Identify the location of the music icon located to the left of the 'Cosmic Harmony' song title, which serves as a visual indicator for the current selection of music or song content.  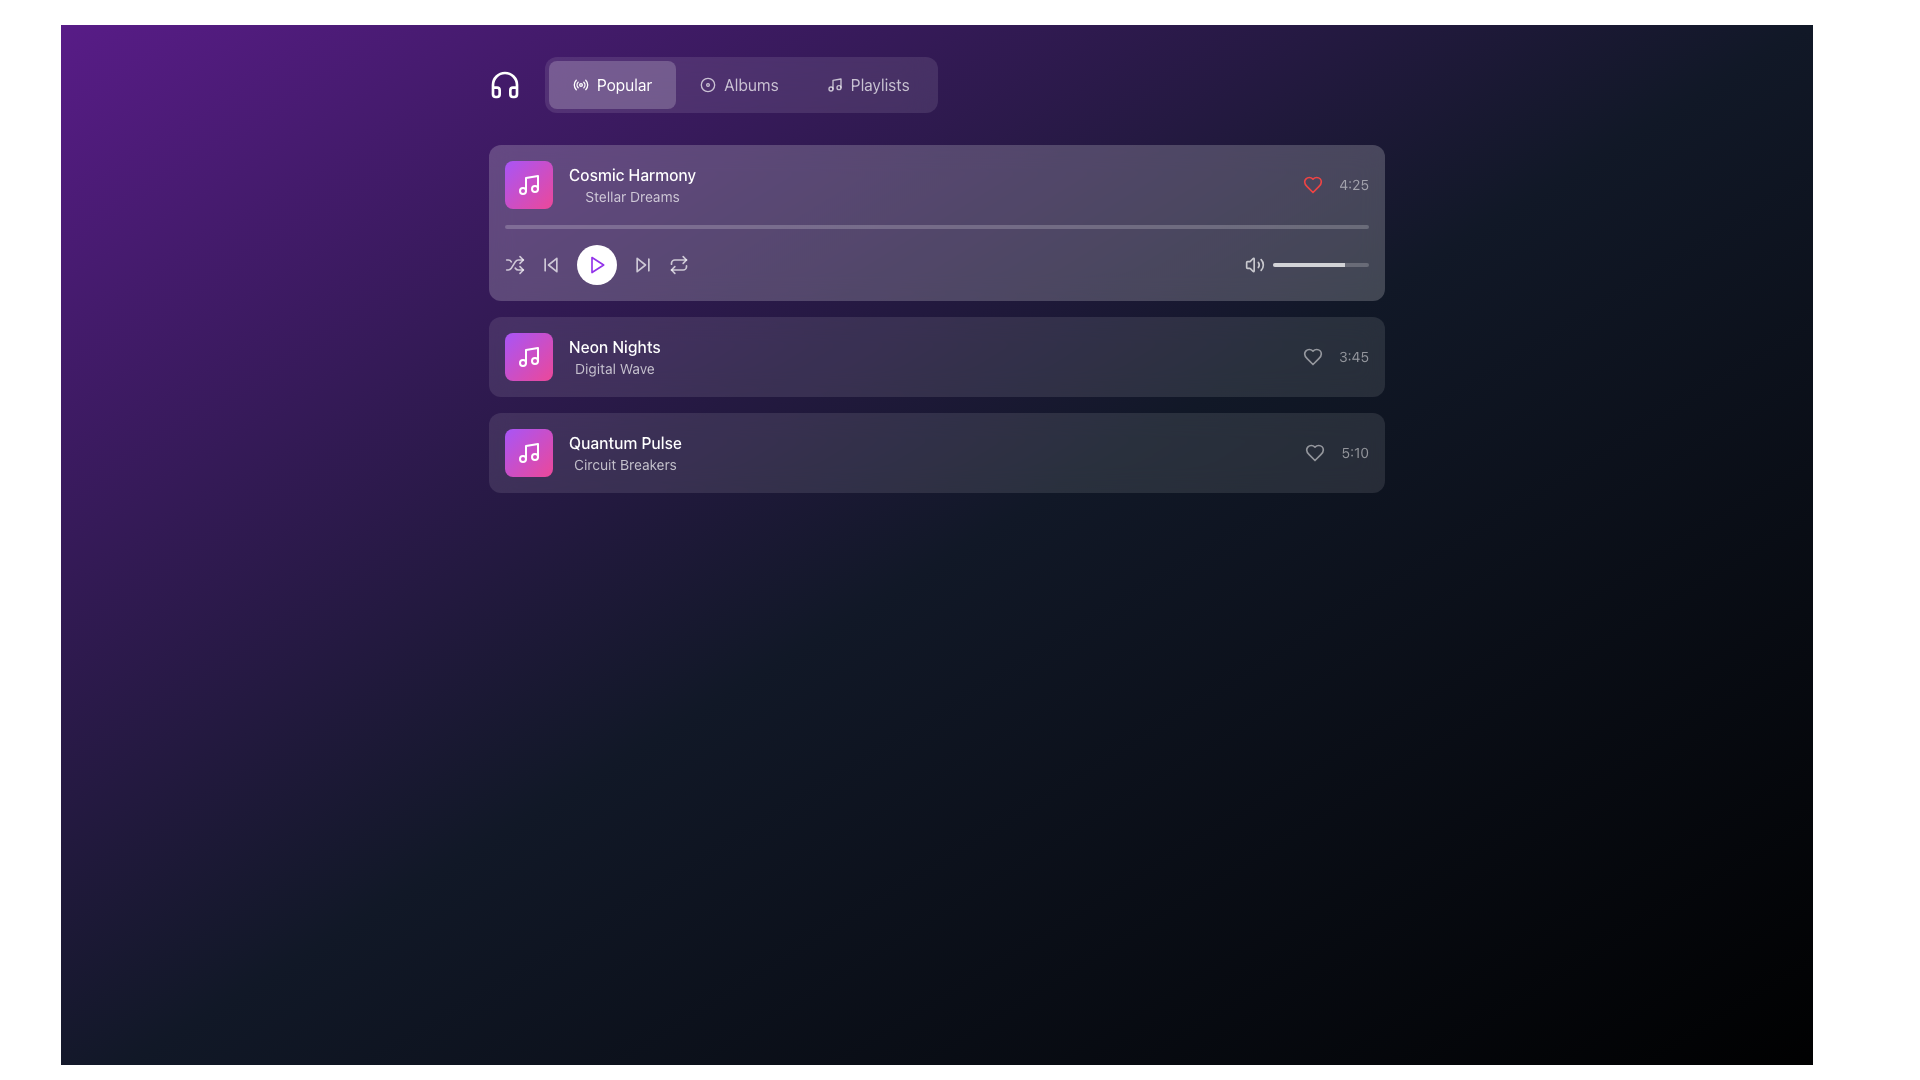
(528, 452).